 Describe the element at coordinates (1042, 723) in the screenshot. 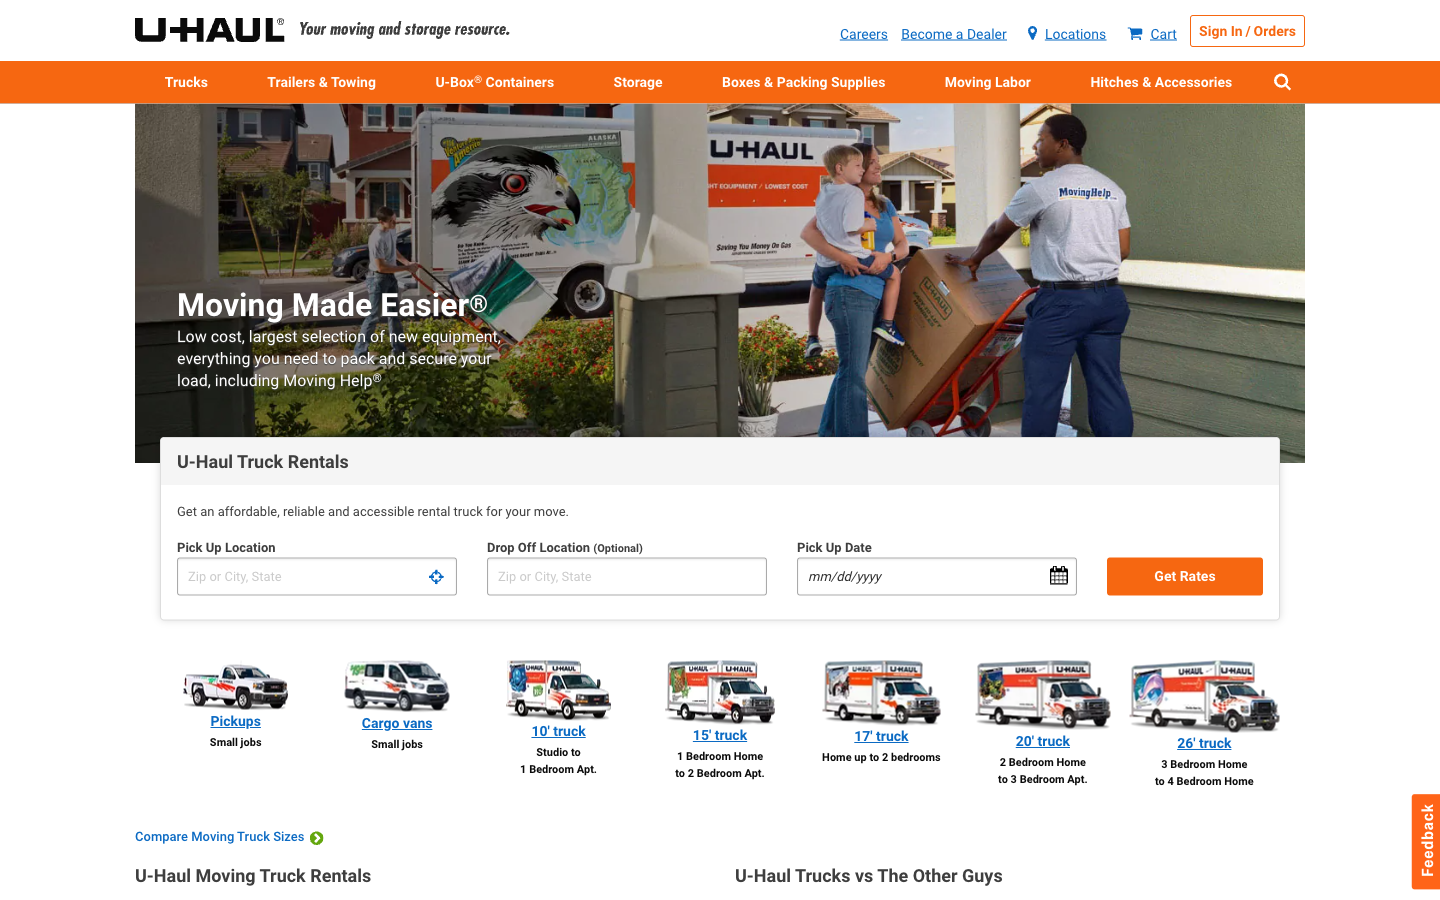

I see `Hire a 20ft truck for relocating a 3-bedroom apartment` at that location.